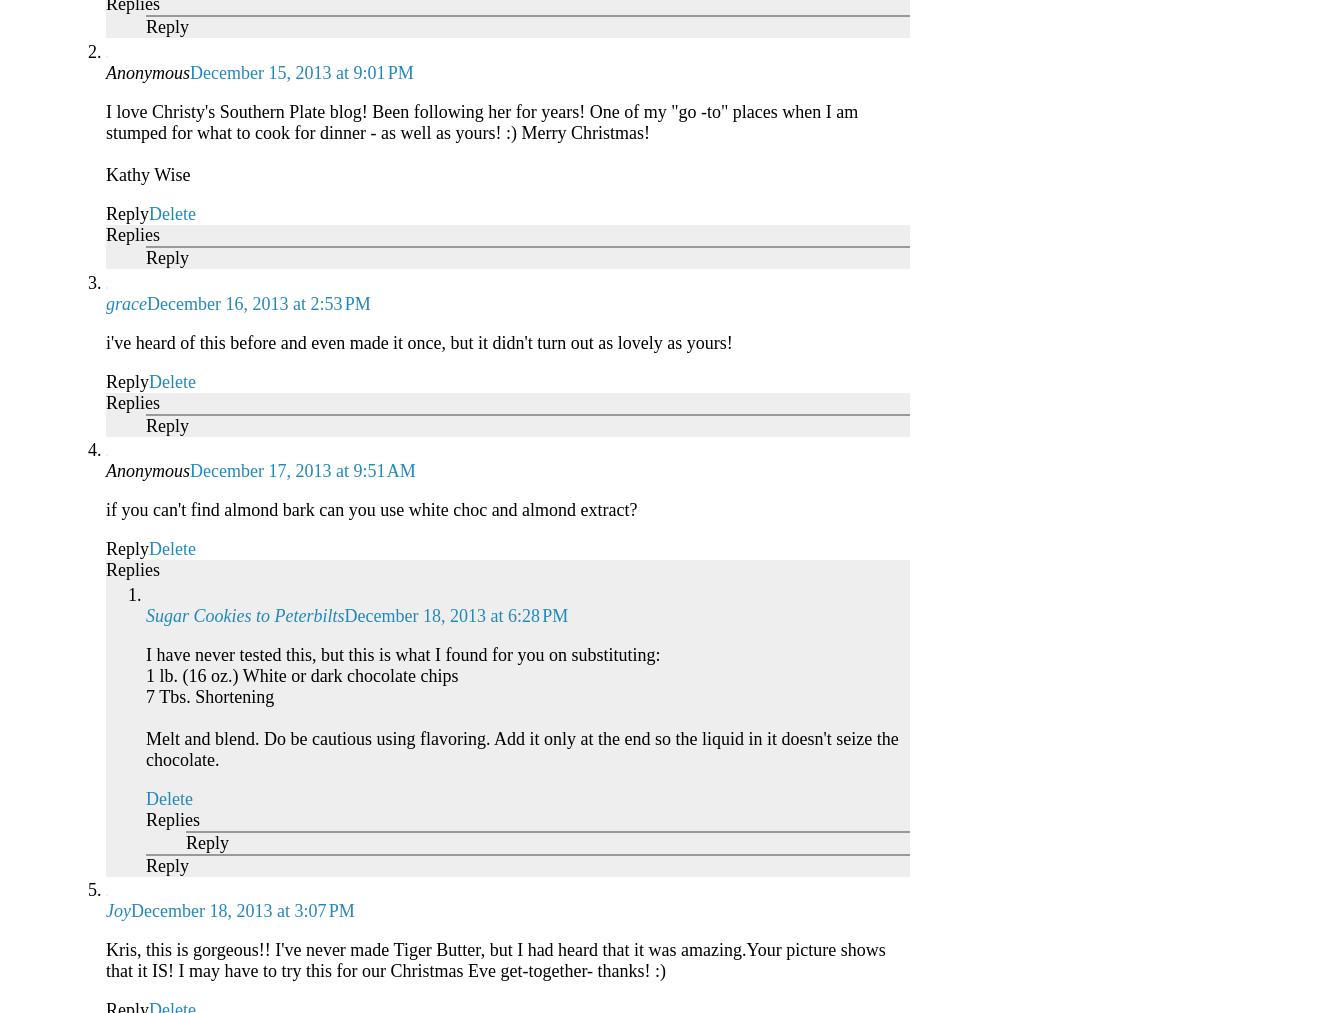 This screenshot has width=1328, height=1013. What do you see at coordinates (301, 71) in the screenshot?
I see `'December 15, 2013 at 9:01 PM'` at bounding box center [301, 71].